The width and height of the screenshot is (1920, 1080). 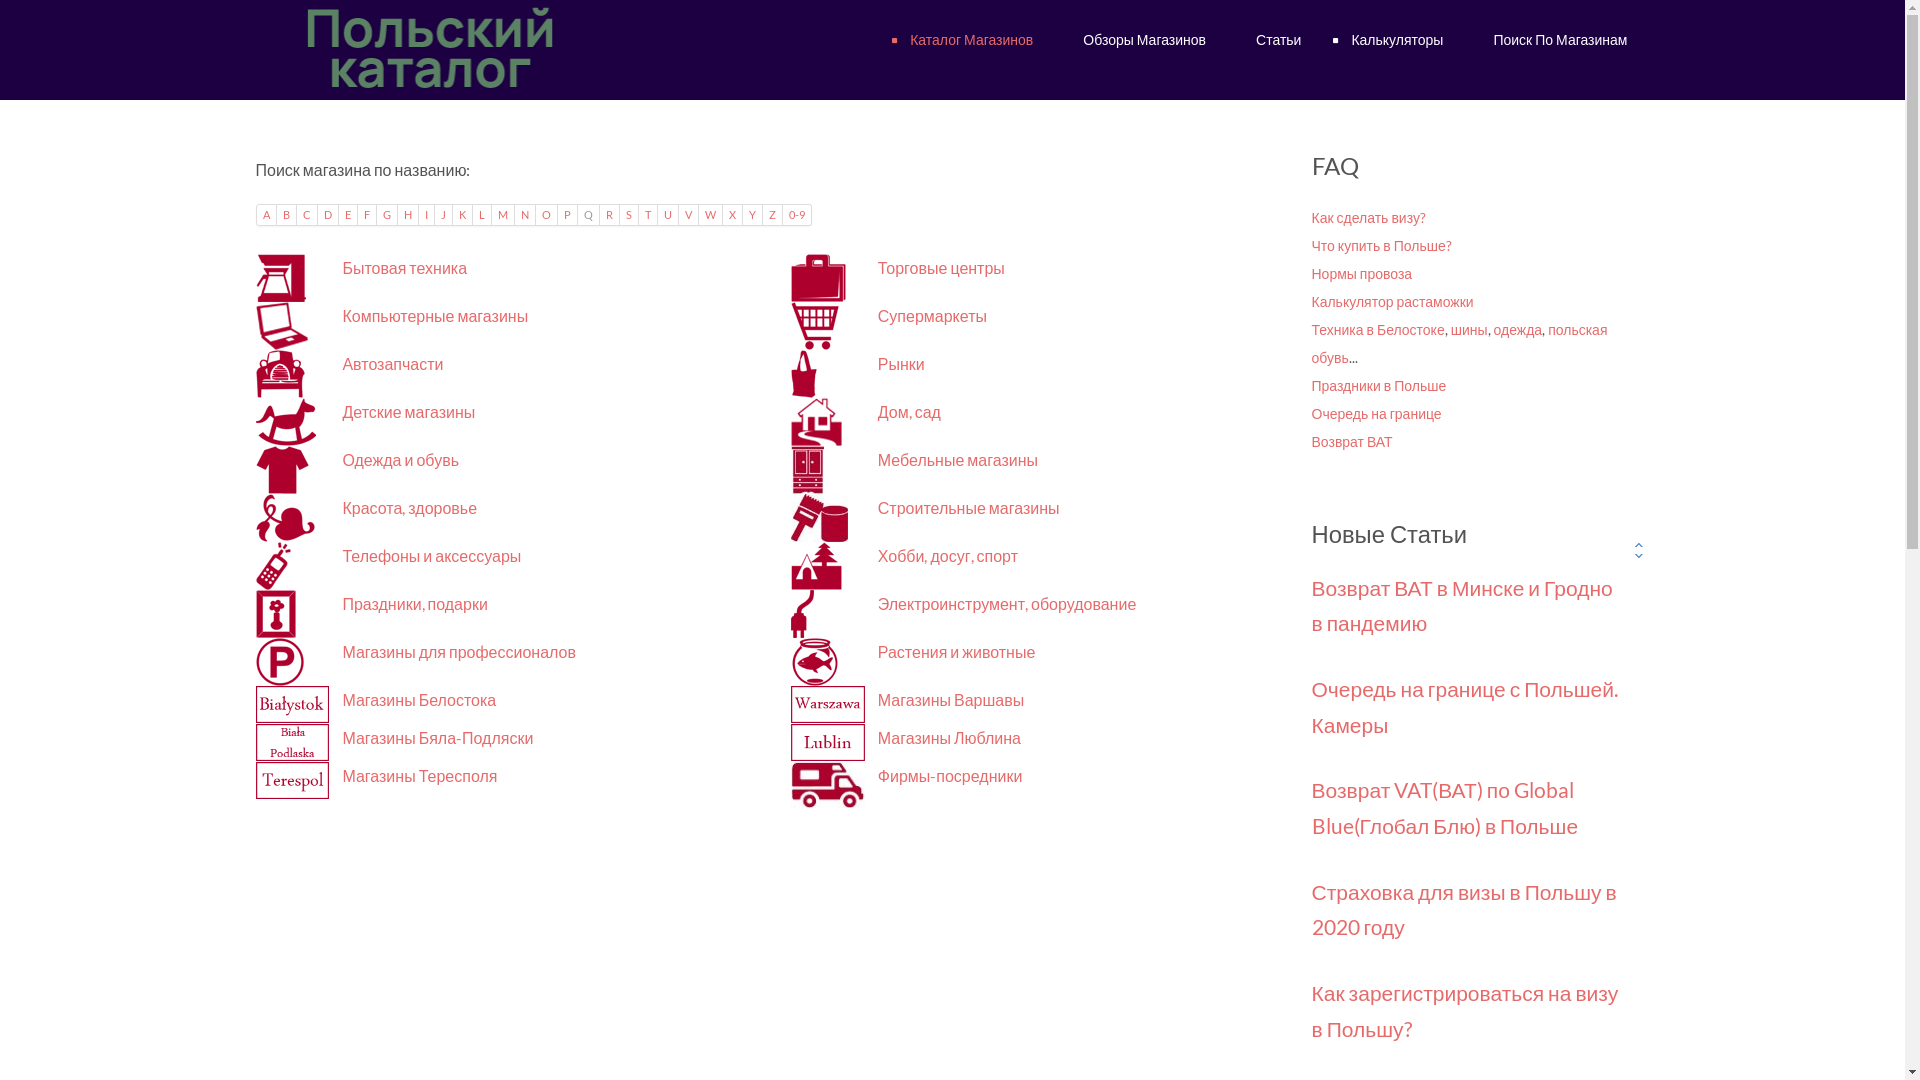 I want to click on 'O', so click(x=536, y=215).